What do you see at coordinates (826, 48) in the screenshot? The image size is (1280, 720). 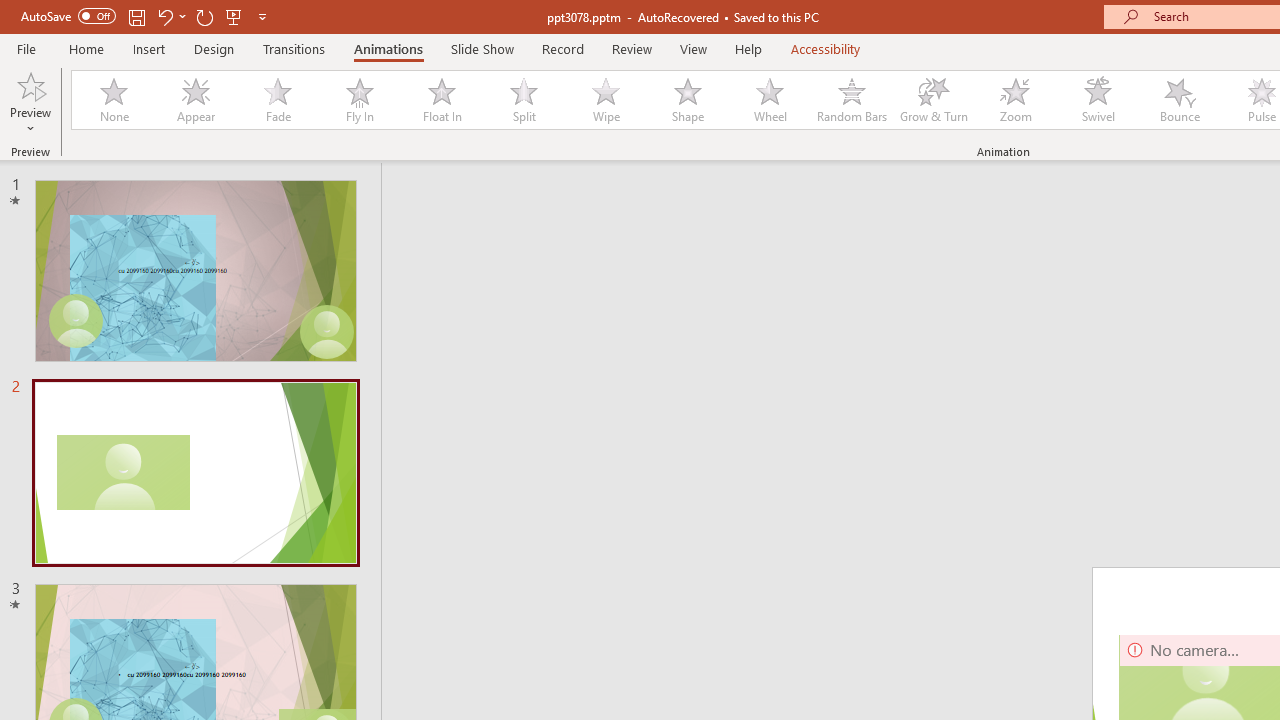 I see `'Accessibility'` at bounding box center [826, 48].